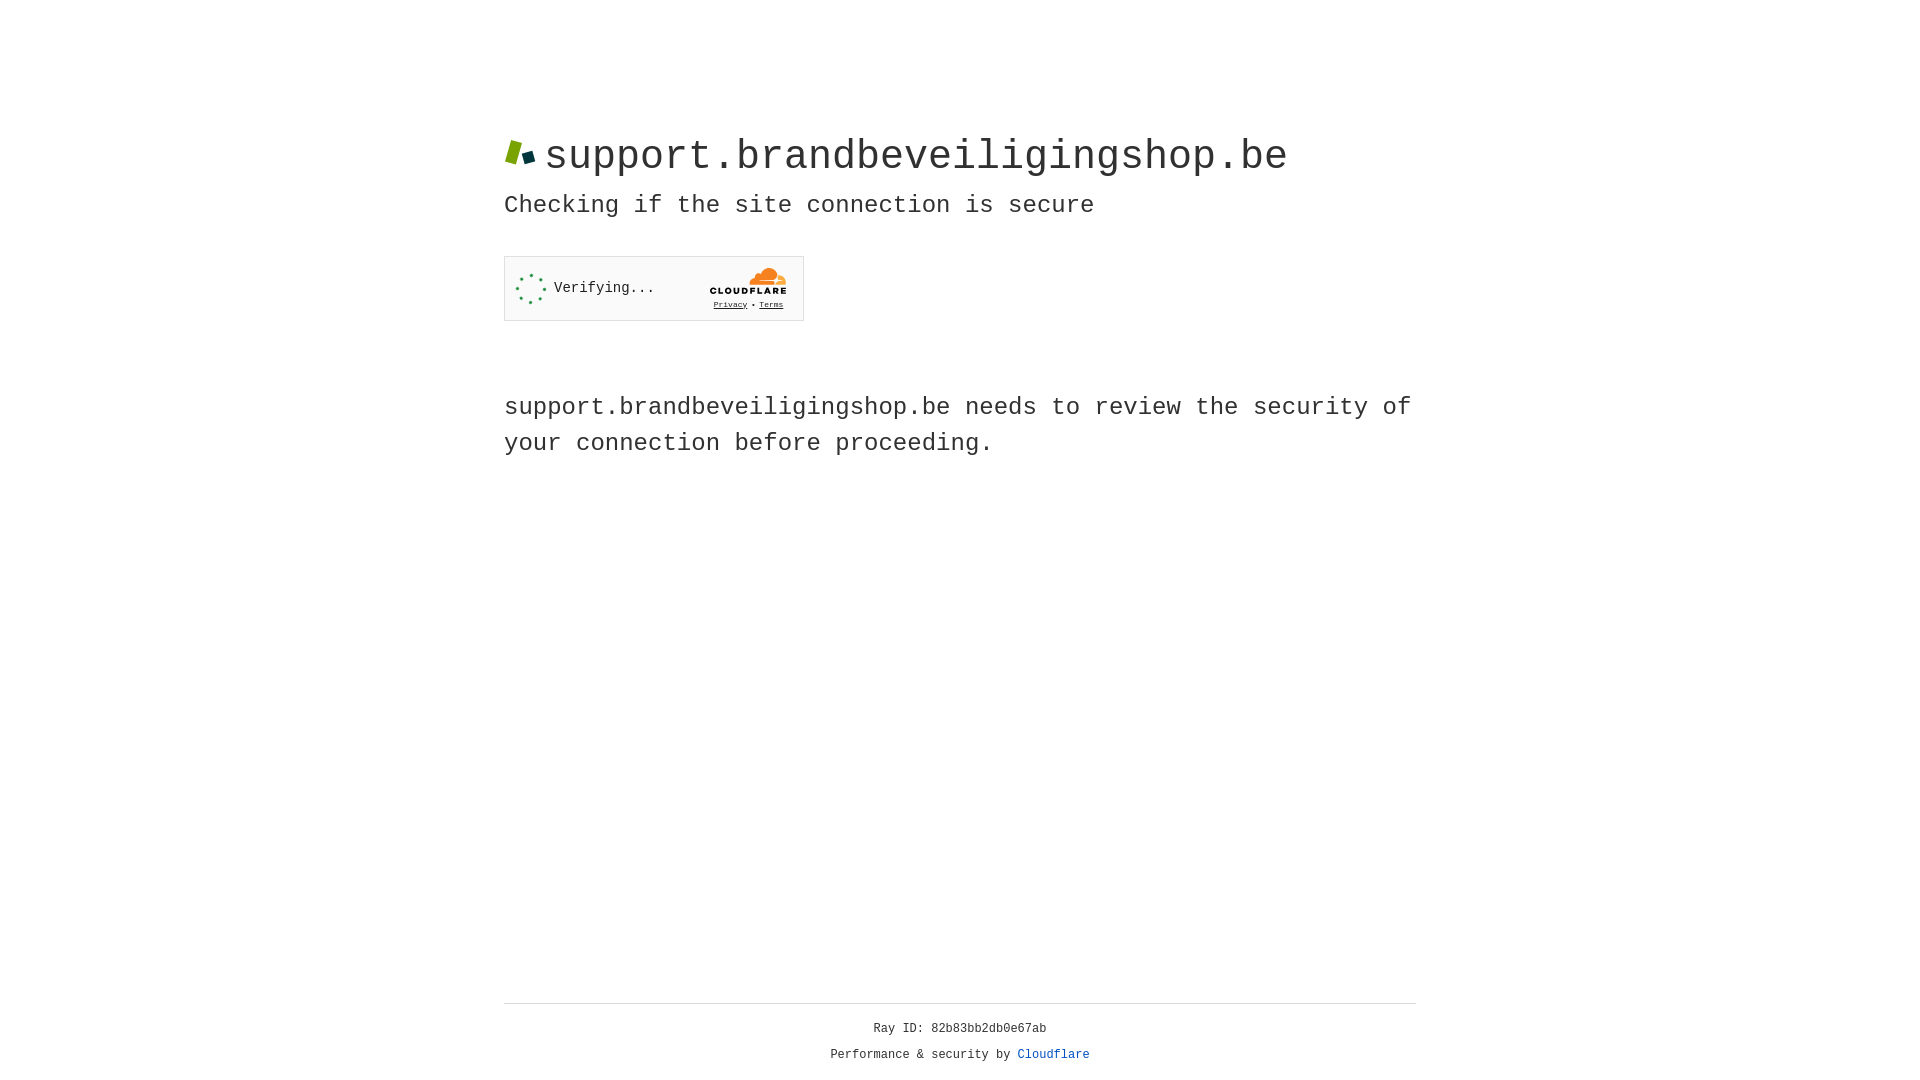 The image size is (1920, 1080). What do you see at coordinates (1017, 1054) in the screenshot?
I see `'Cloudflare'` at bounding box center [1017, 1054].